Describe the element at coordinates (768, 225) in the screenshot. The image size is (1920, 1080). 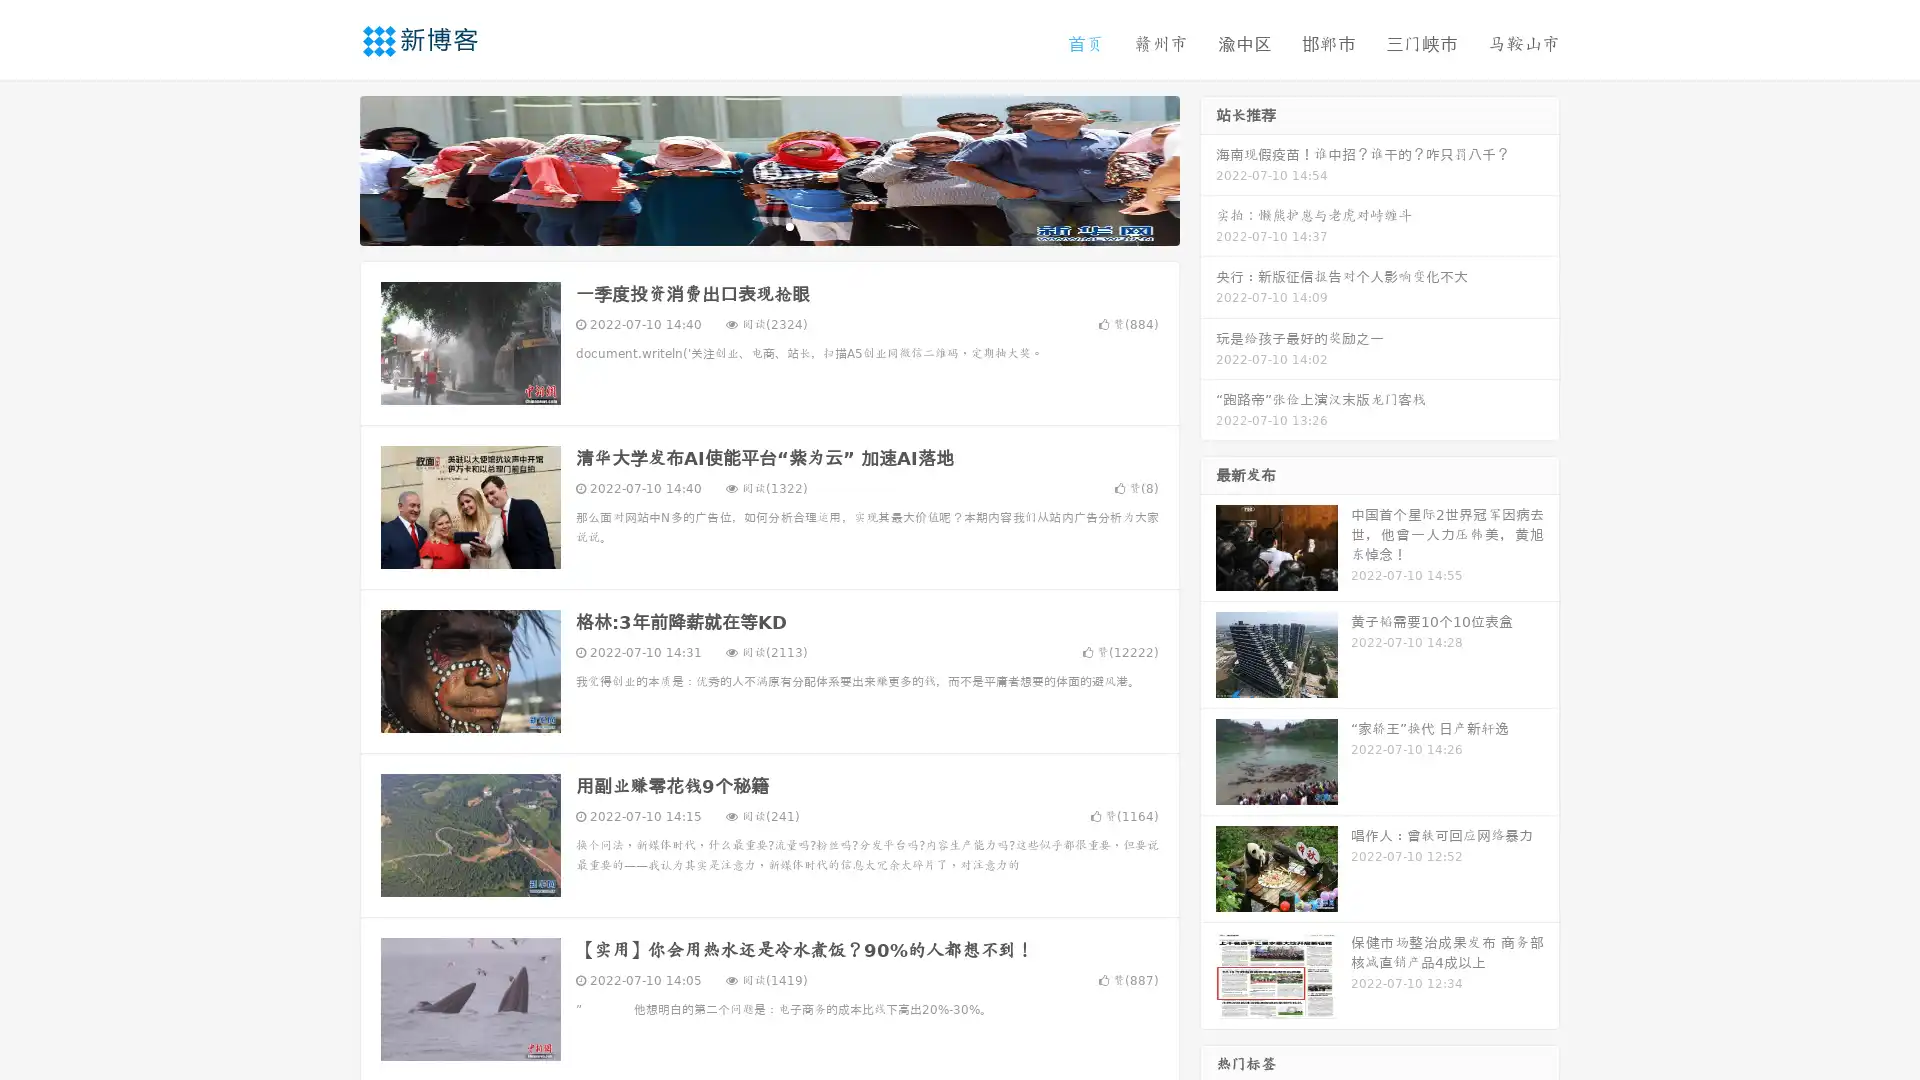
I see `Go to slide 2` at that location.